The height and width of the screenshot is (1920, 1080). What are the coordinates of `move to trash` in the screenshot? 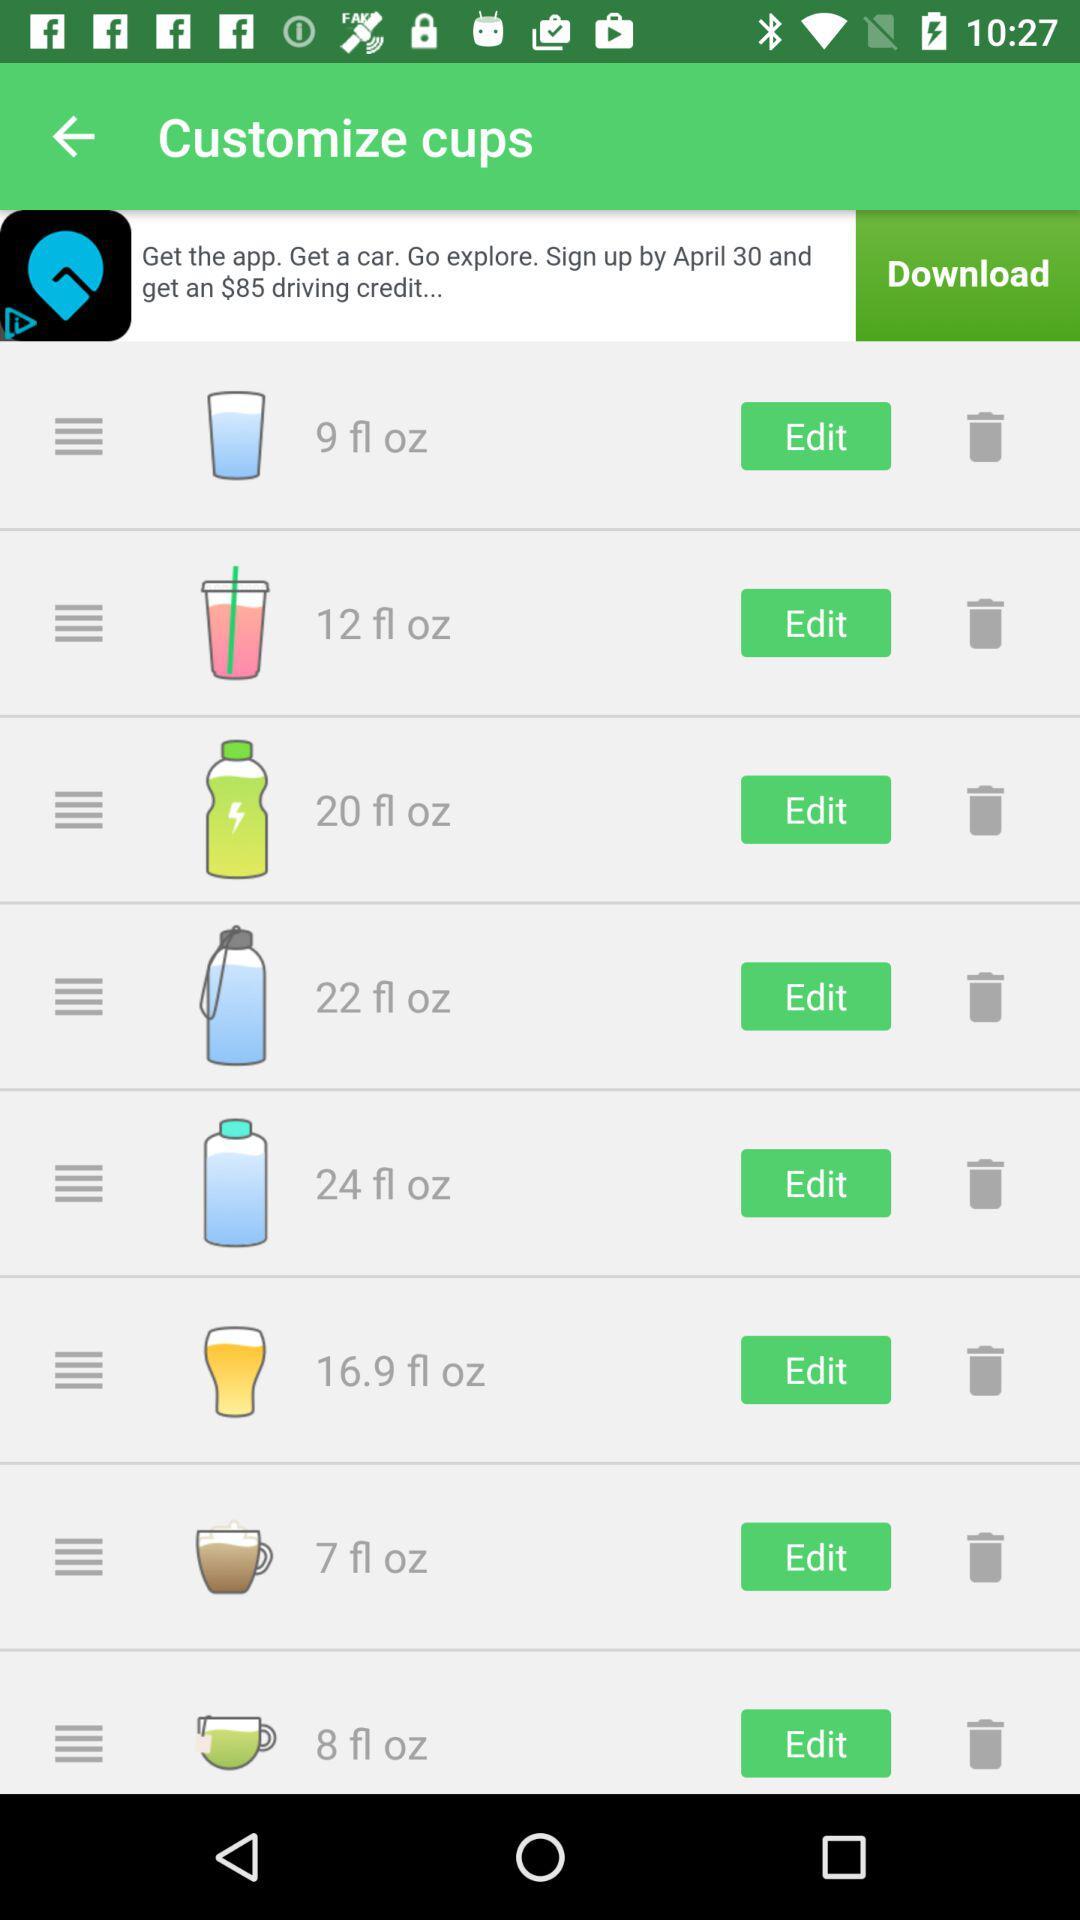 It's located at (984, 1742).